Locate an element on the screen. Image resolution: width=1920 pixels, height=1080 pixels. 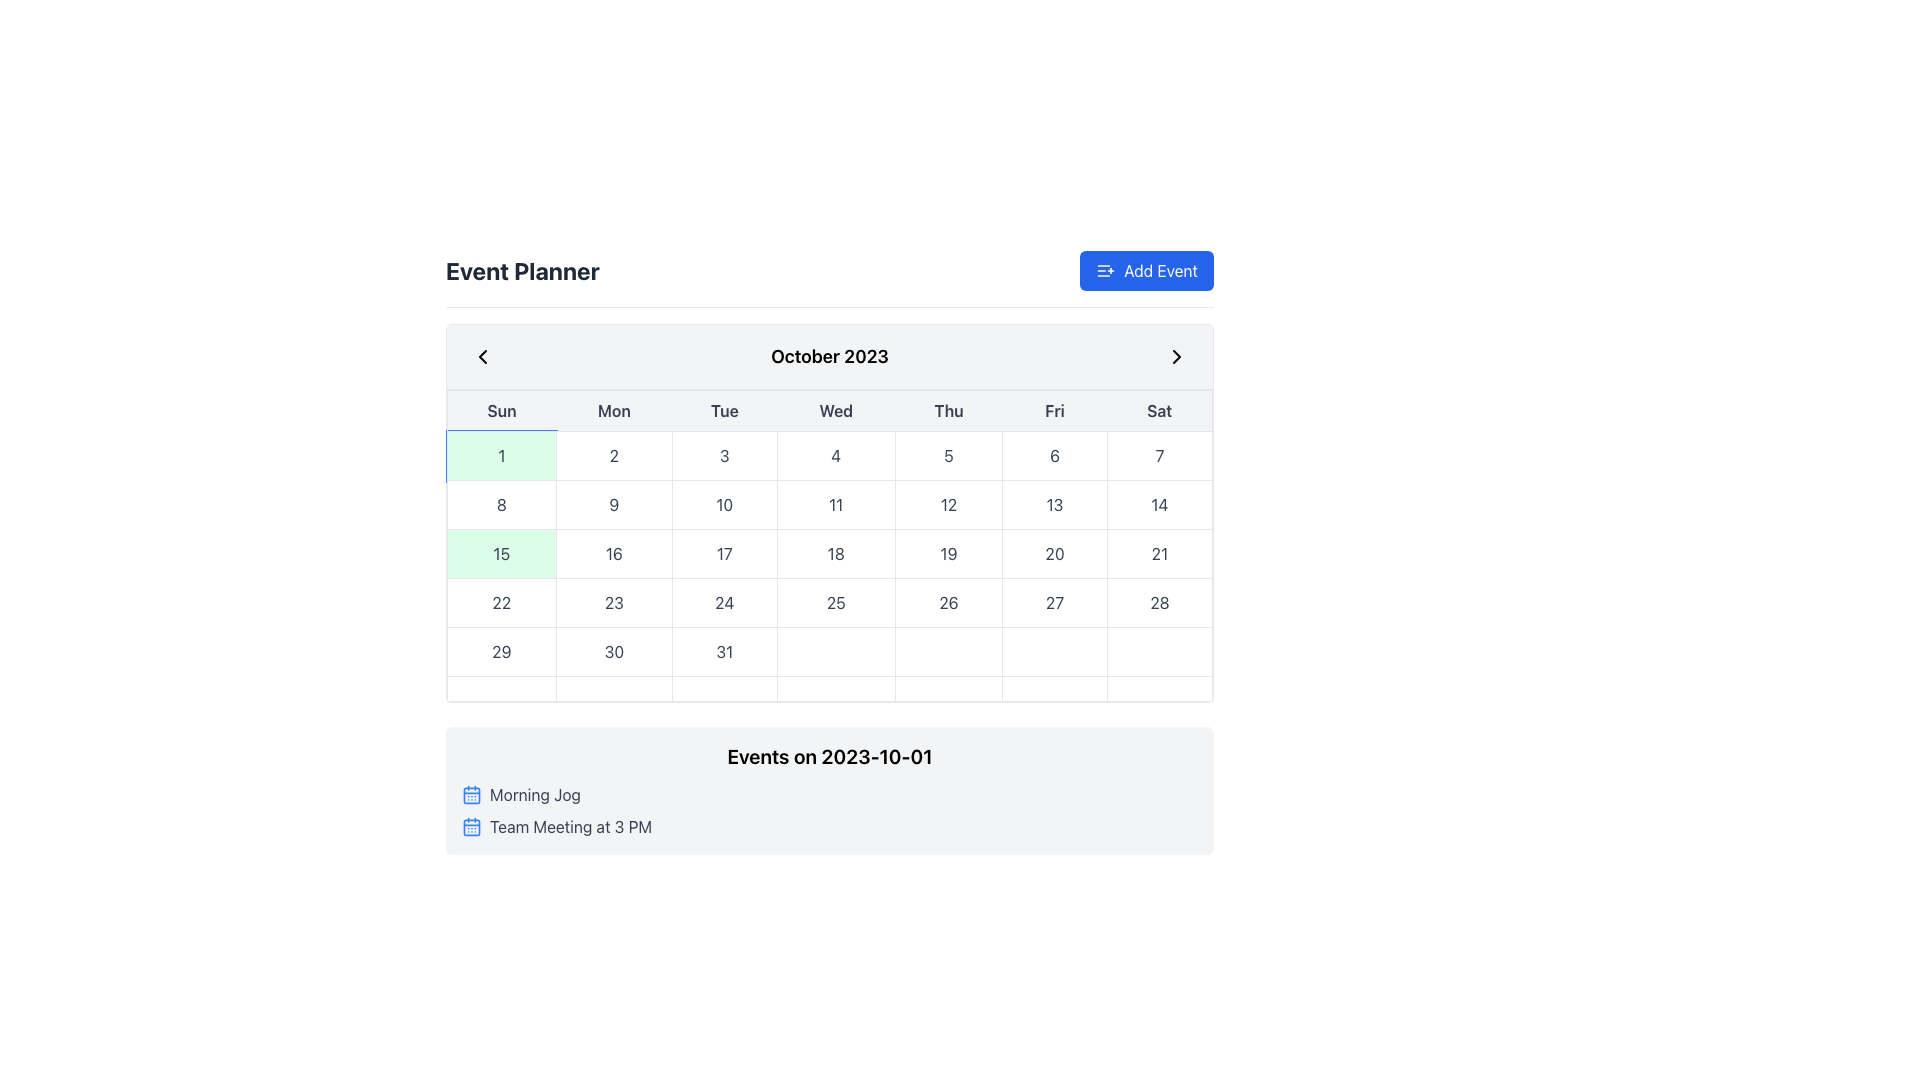
the fifth selectable block at the bottom of the calendar grid is located at coordinates (948, 688).